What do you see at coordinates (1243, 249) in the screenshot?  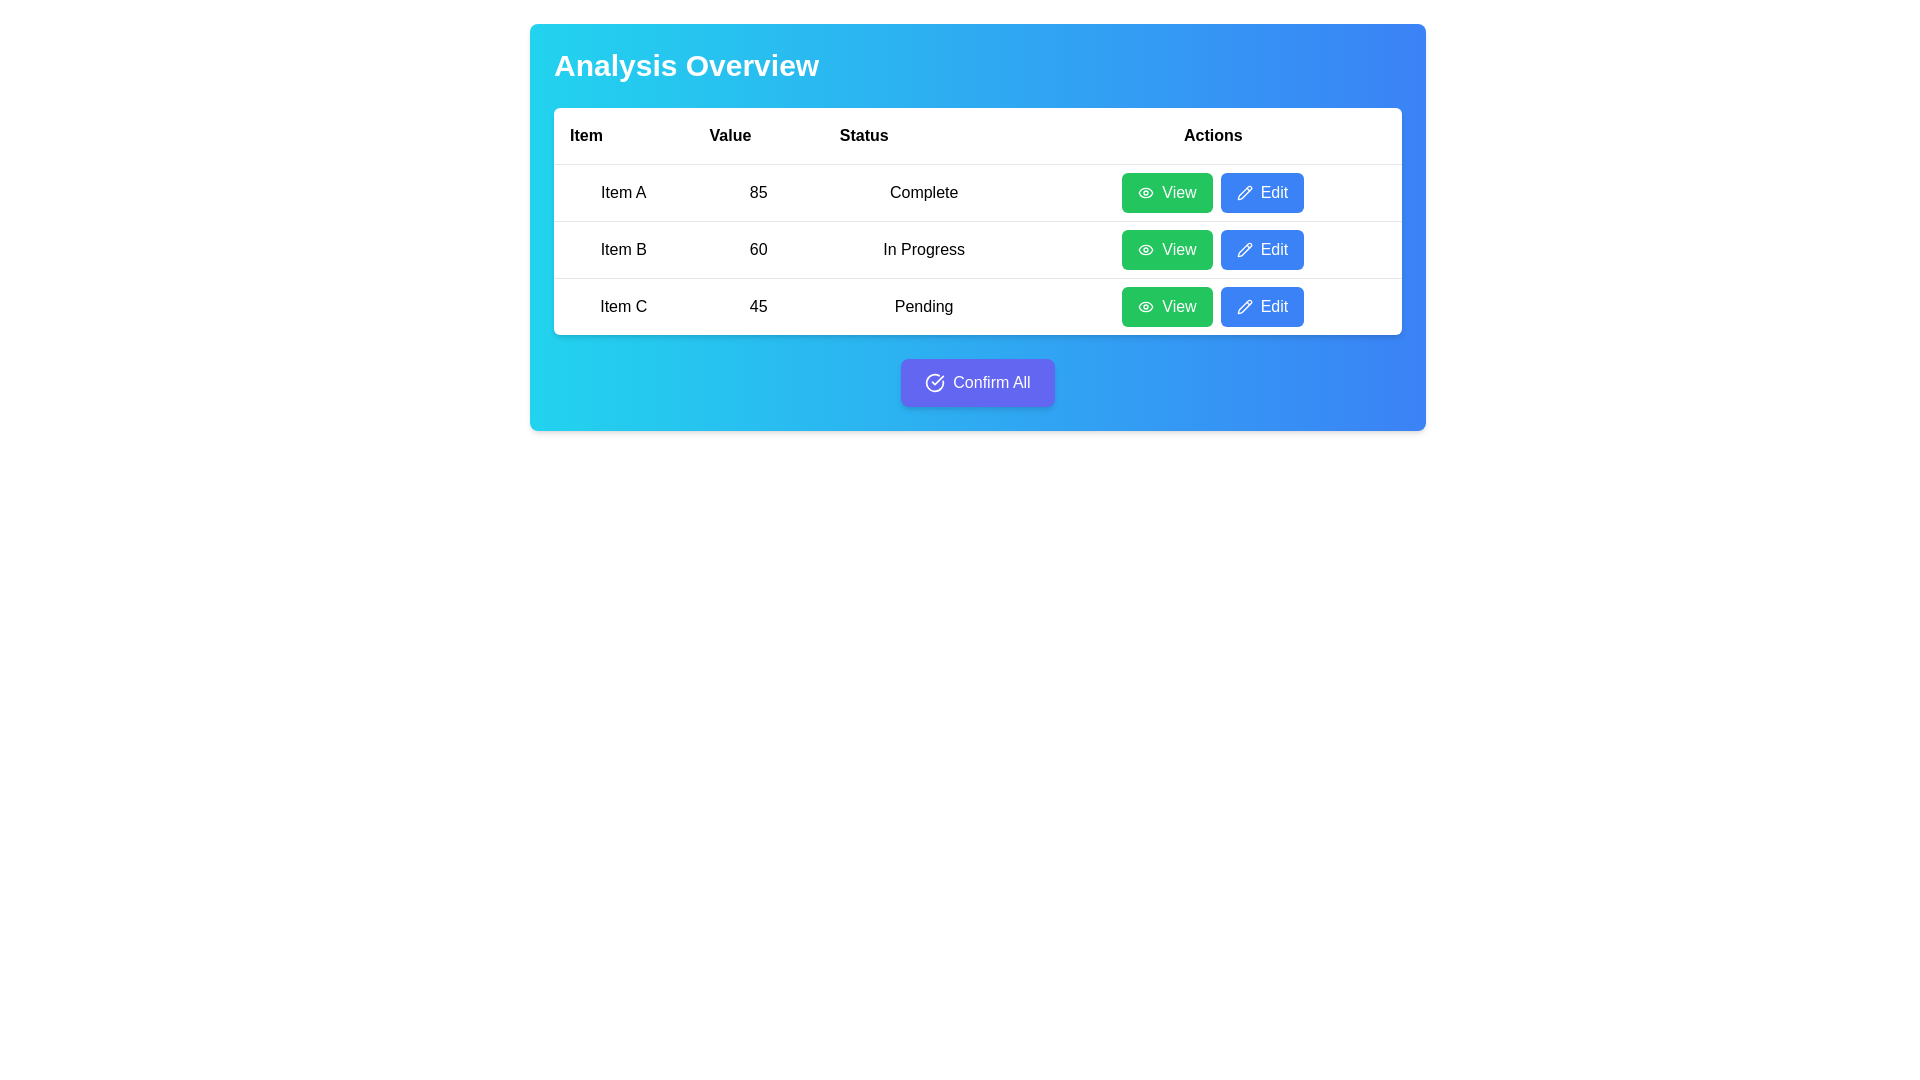 I see `the pencil icon in the 'Edit' button of the 'Actions' column for 'Item B' in the 'Analysis Overview' table to initiate the edit functionality` at bounding box center [1243, 249].